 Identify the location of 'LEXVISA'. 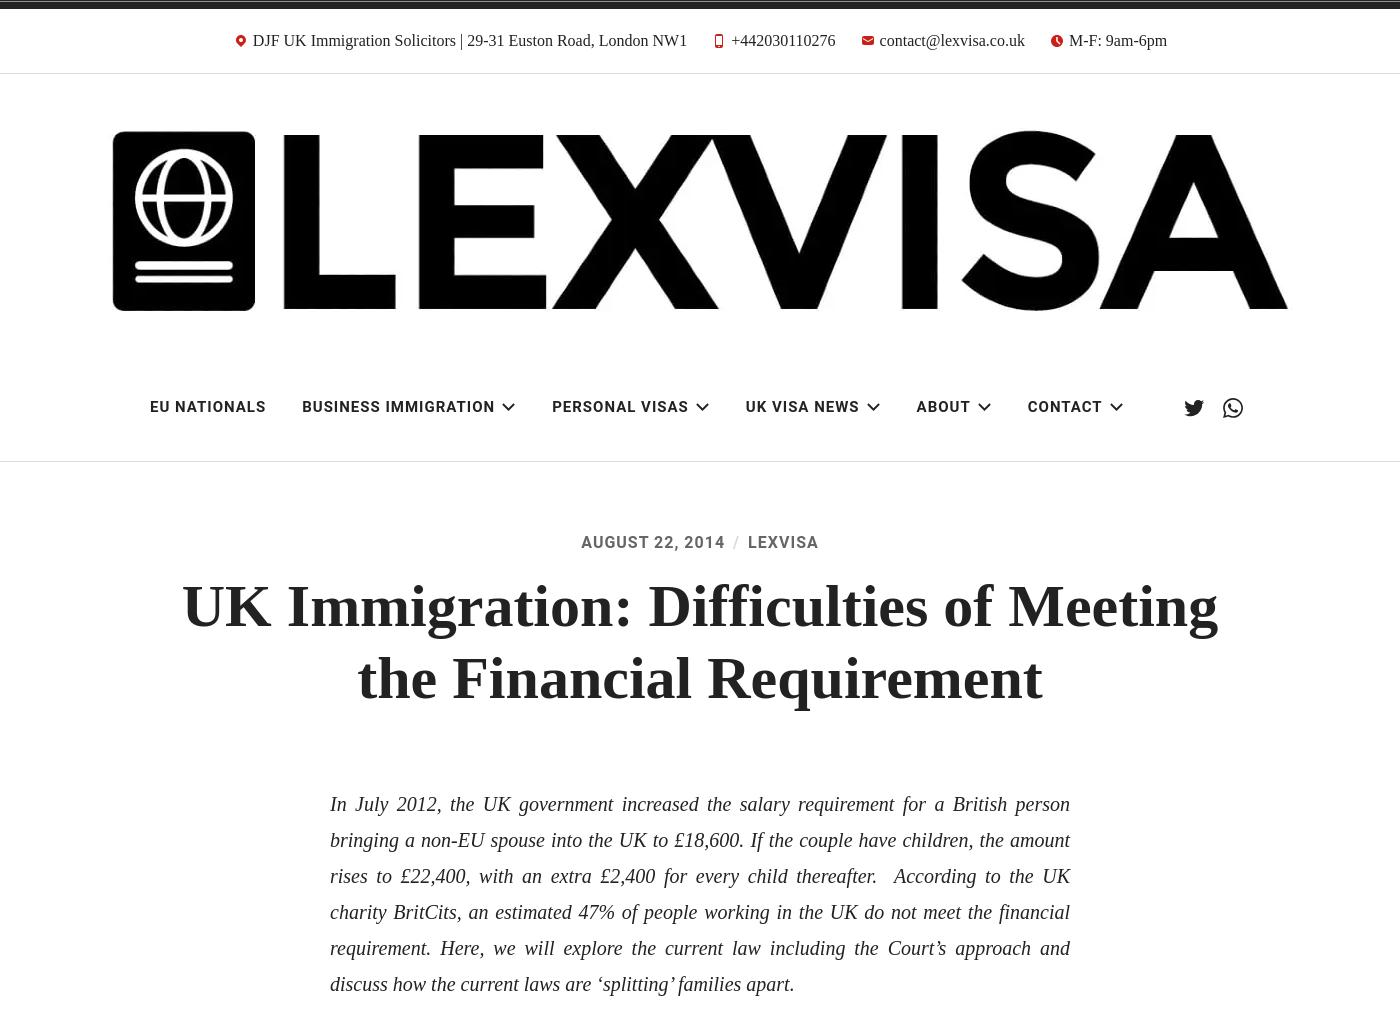
(748, 540).